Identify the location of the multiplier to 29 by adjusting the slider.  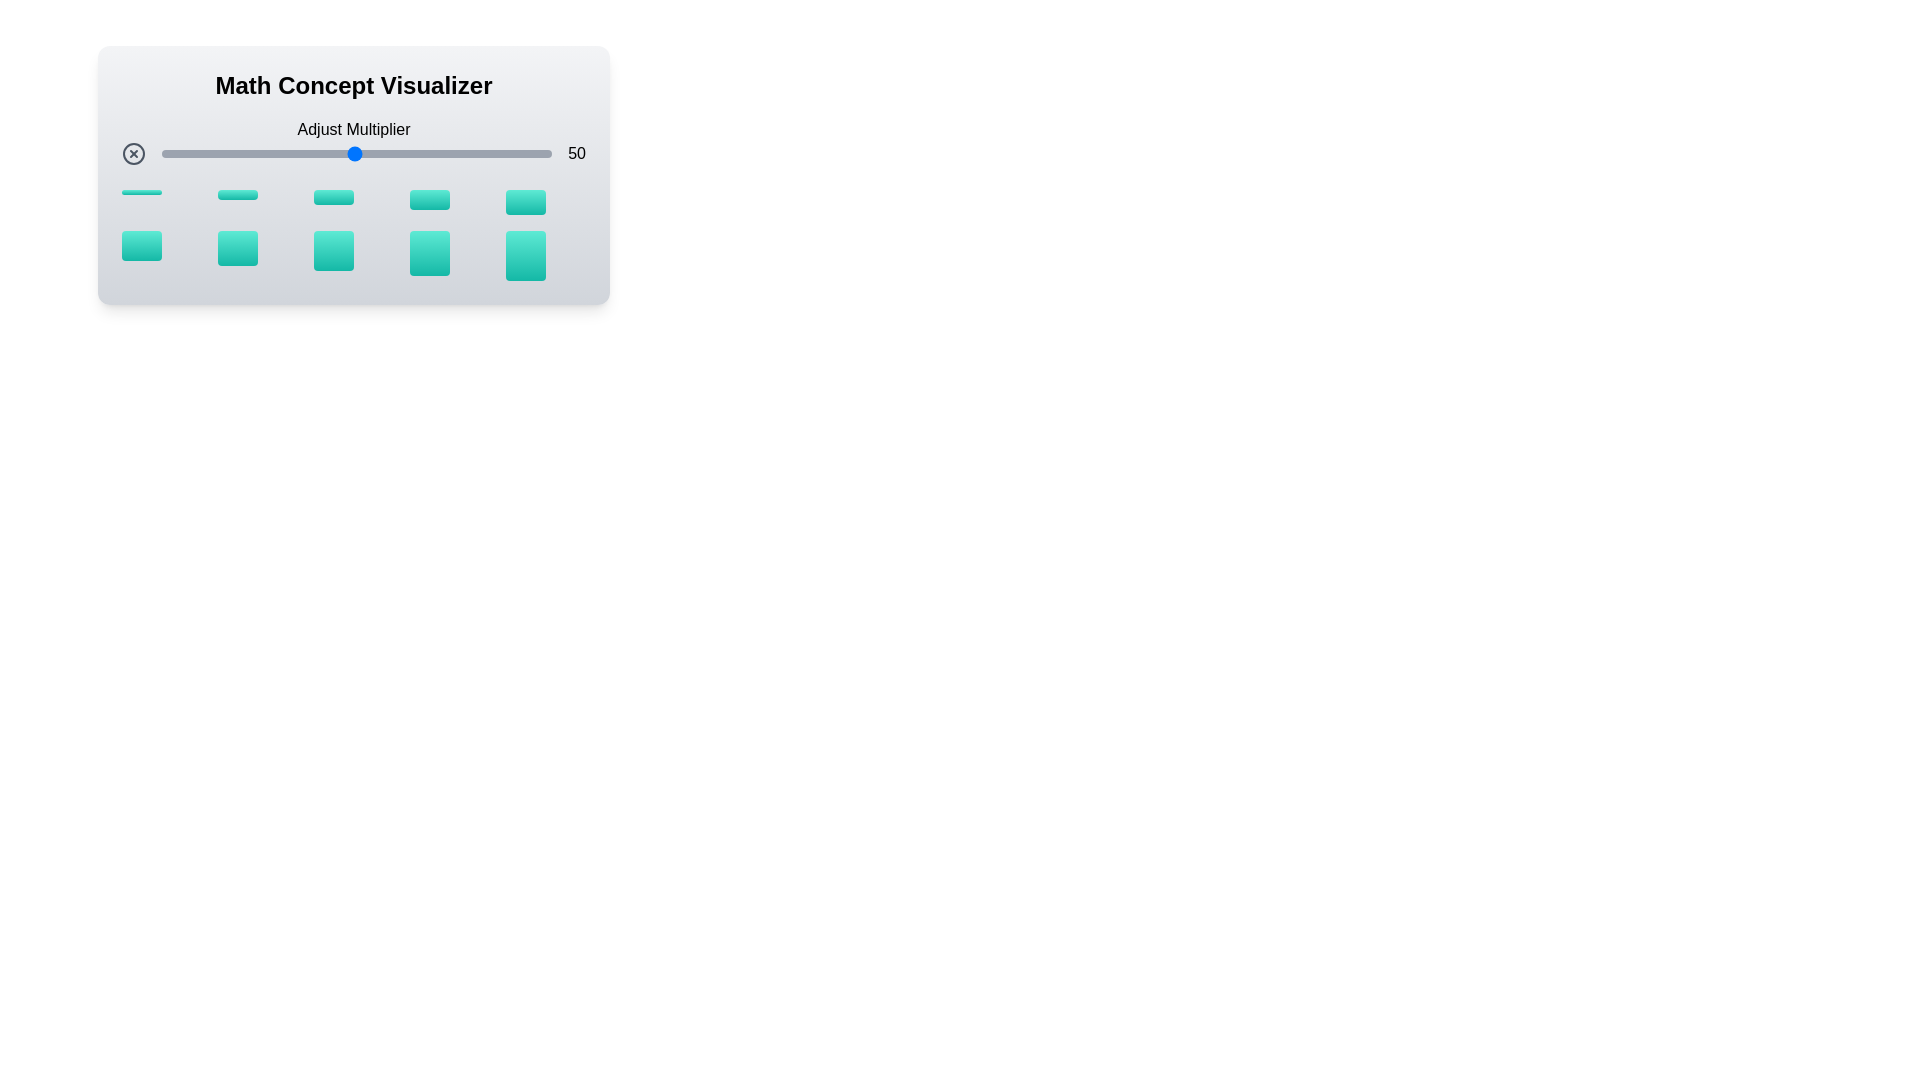
(271, 153).